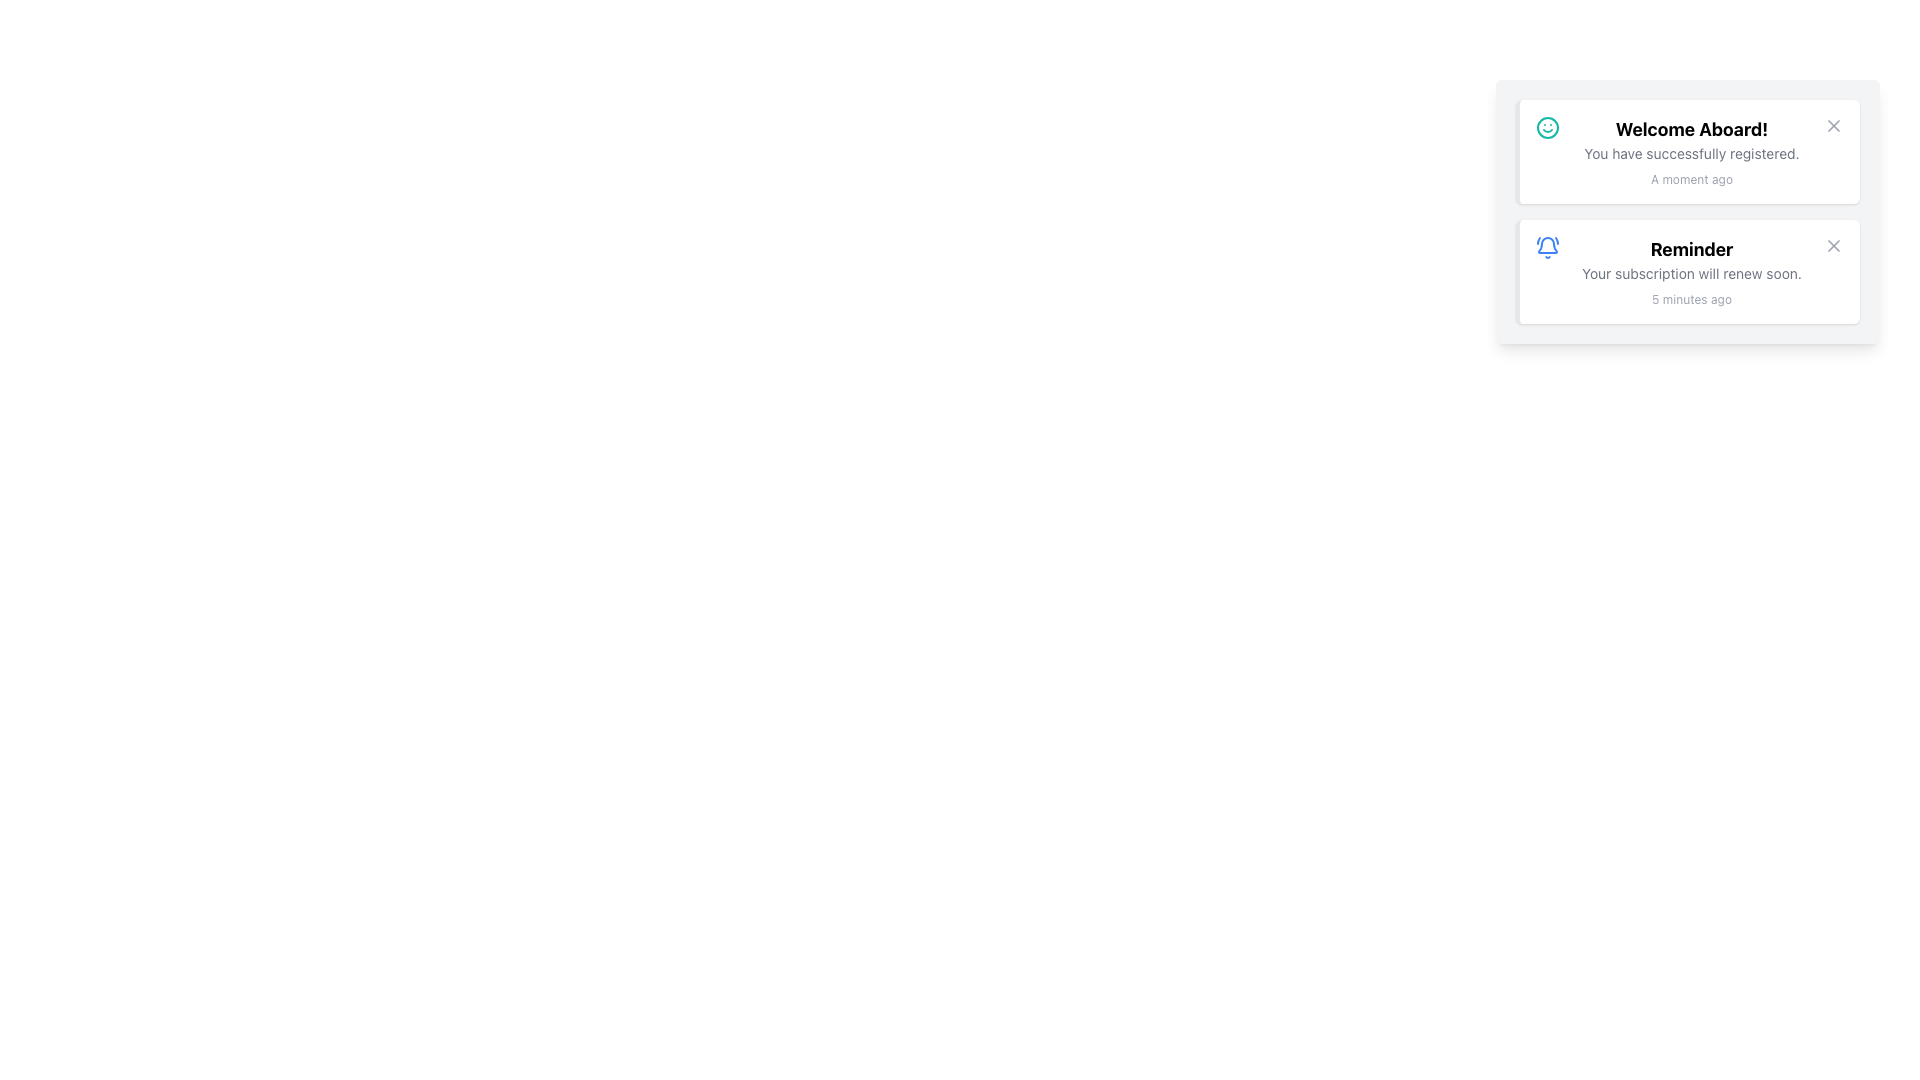 Image resolution: width=1920 pixels, height=1080 pixels. Describe the element at coordinates (1690, 272) in the screenshot. I see `the interactive areas adjacent to the Notification card titled 'Reminder', which is the second notification block in the layout` at that location.